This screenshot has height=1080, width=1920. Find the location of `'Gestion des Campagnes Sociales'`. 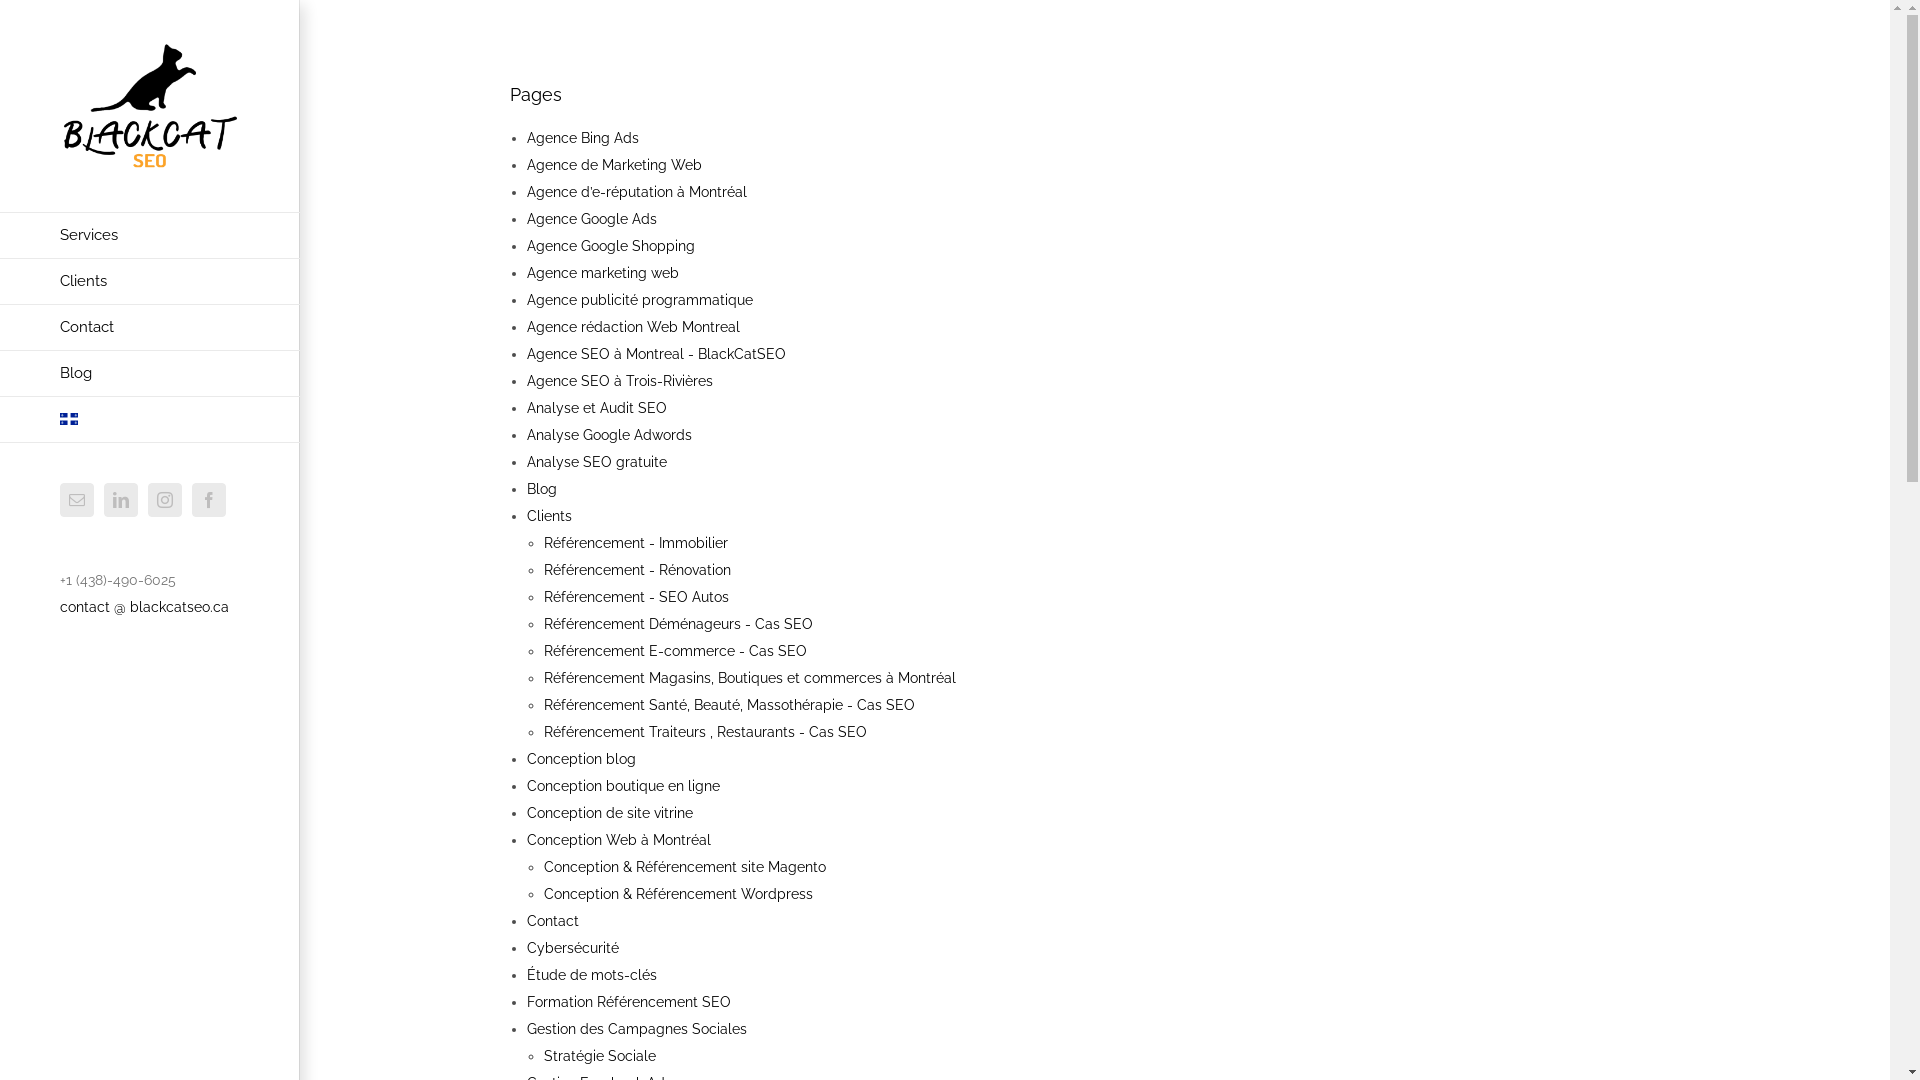

'Gestion des Campagnes Sociales' is located at coordinates (636, 1029).